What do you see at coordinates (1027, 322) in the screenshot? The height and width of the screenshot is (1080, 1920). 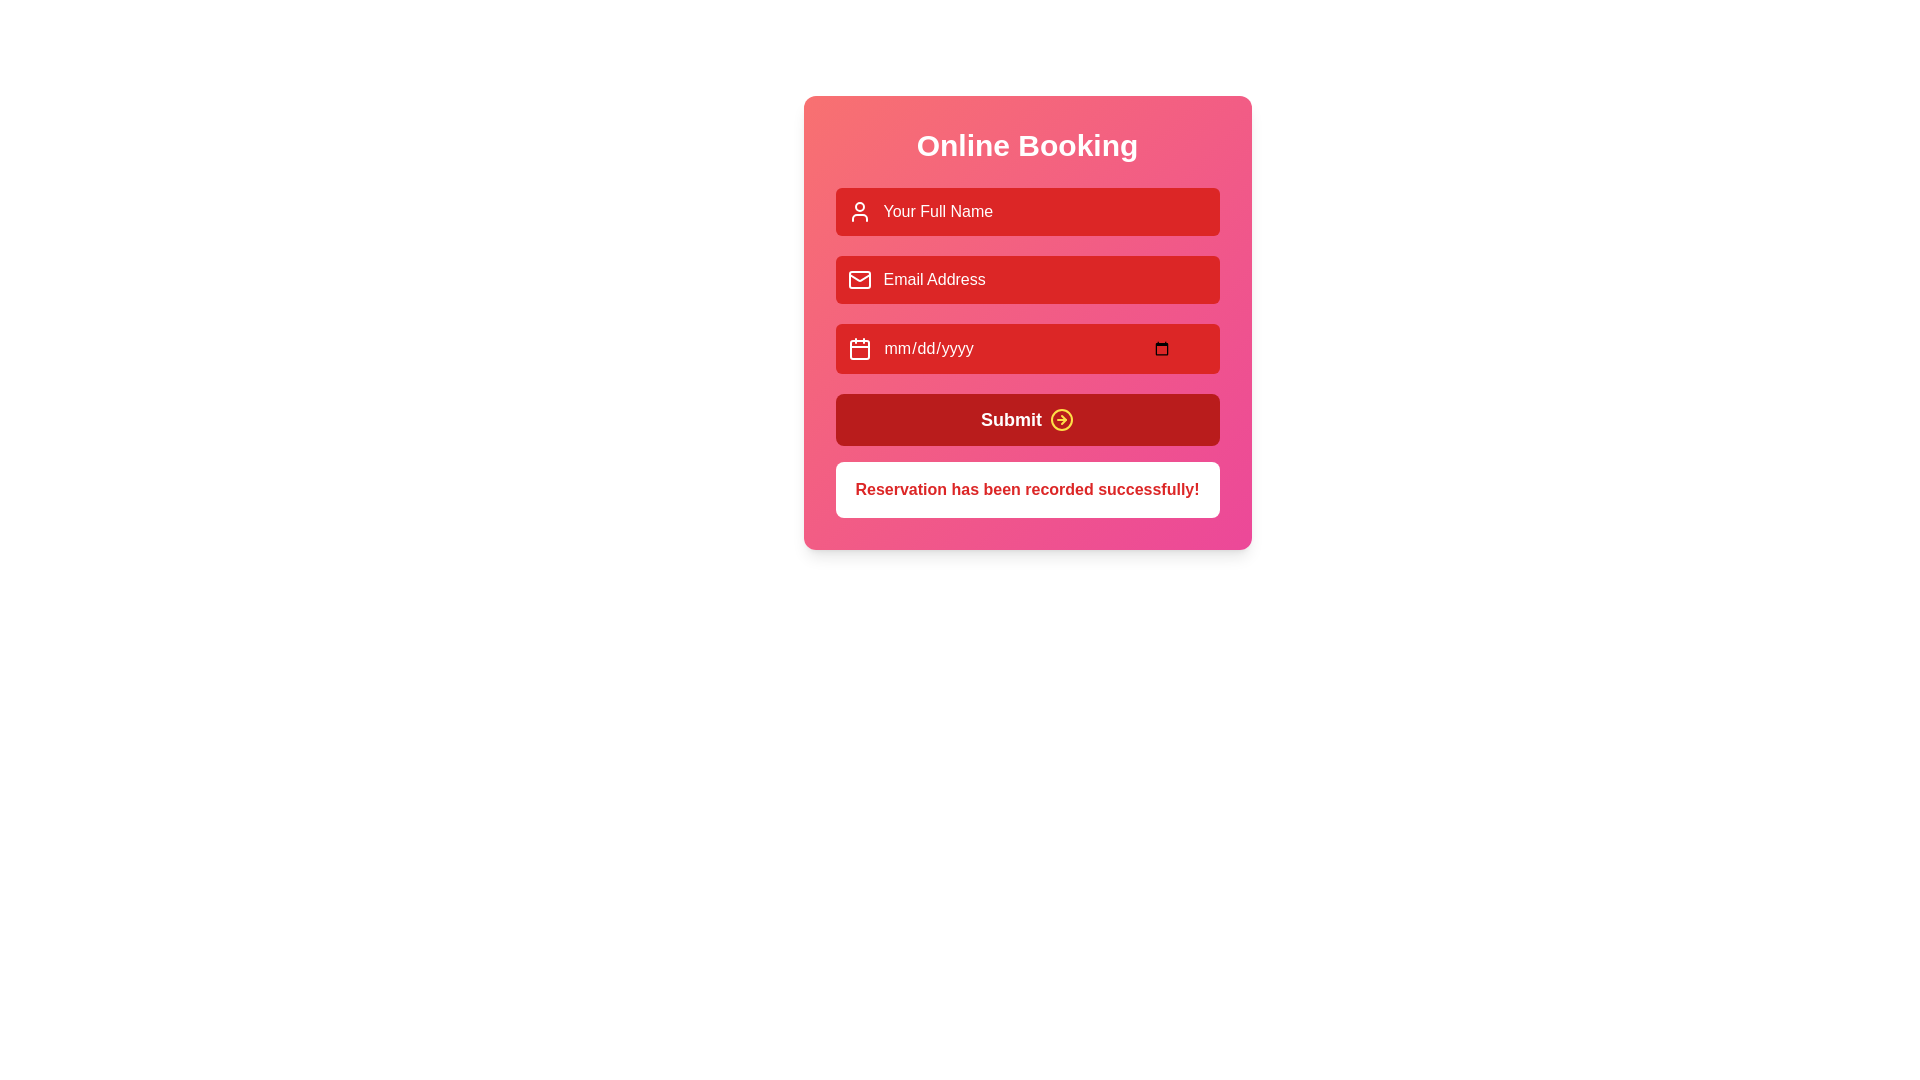 I see `the third text input field in the 'Online Booking' form` at bounding box center [1027, 322].